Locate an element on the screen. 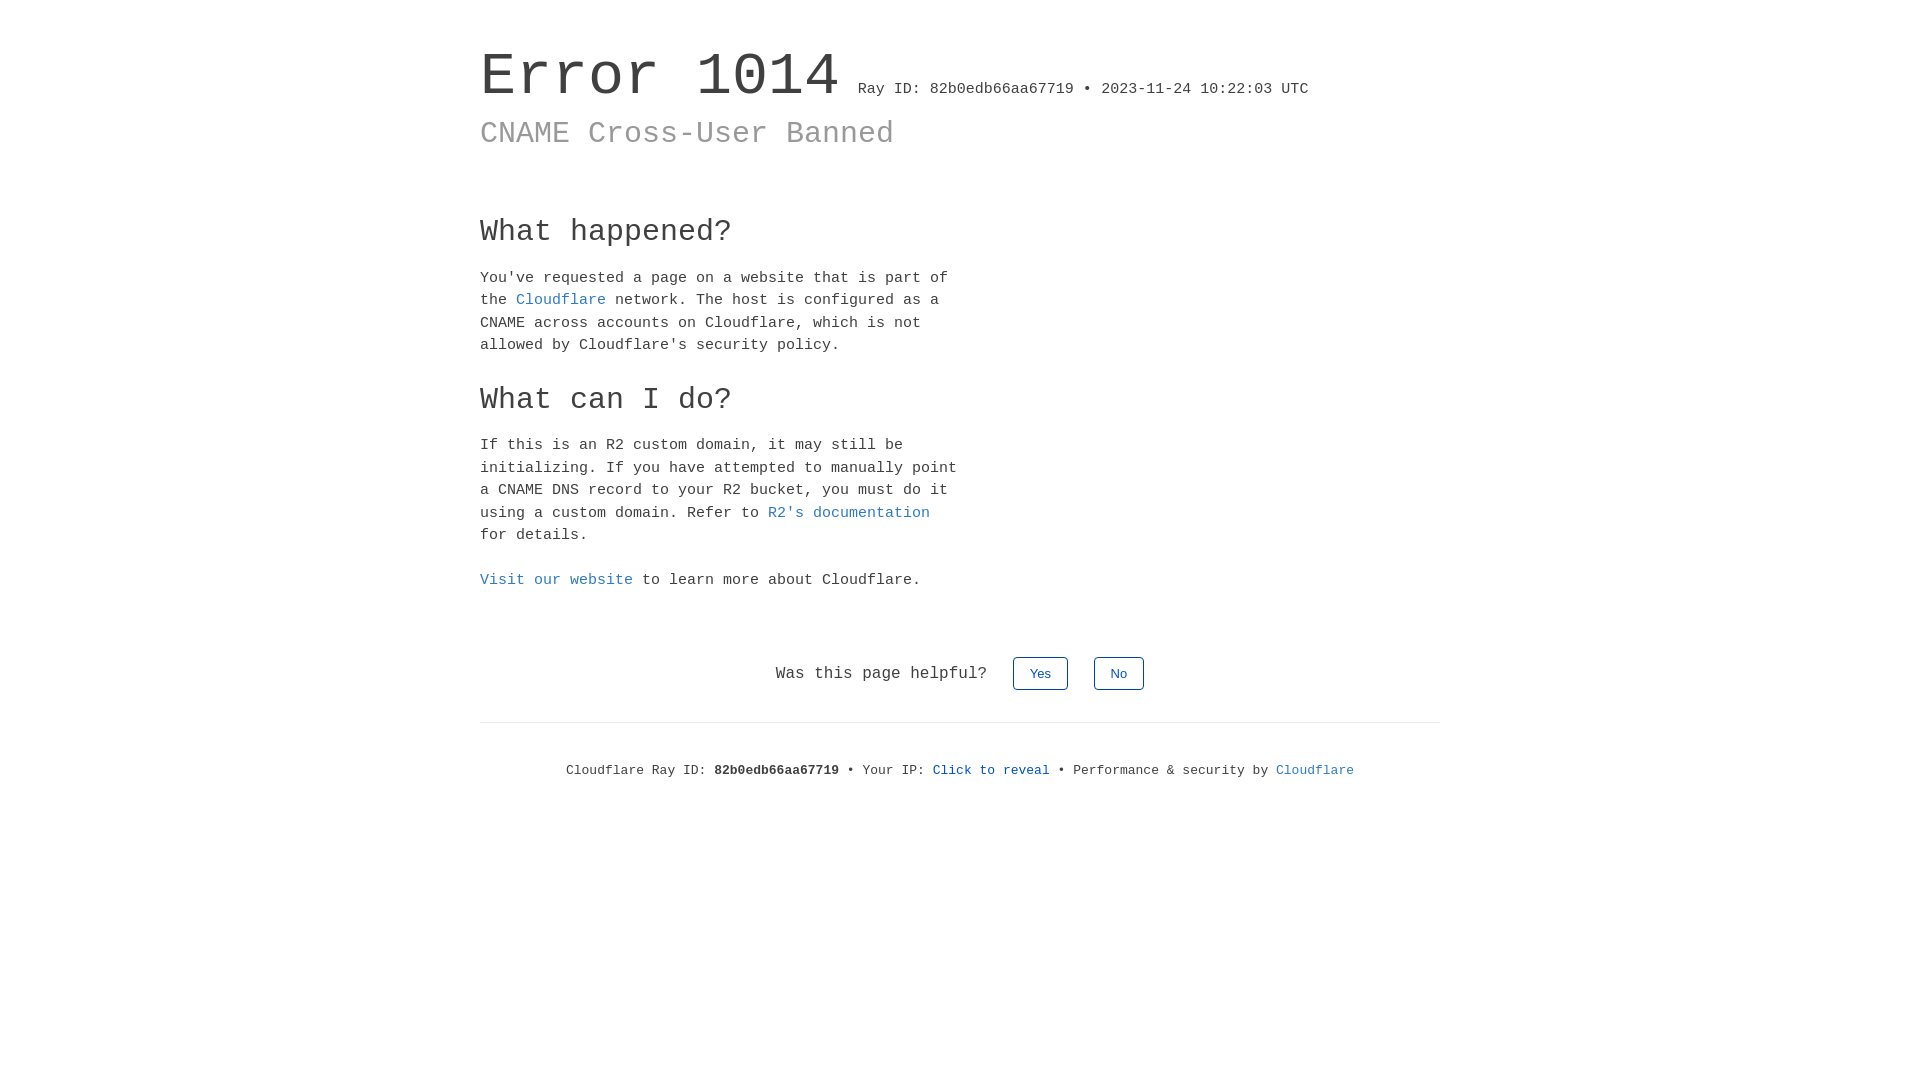 The width and height of the screenshot is (1920, 1080). 'Cloudflare' is located at coordinates (560, 300).